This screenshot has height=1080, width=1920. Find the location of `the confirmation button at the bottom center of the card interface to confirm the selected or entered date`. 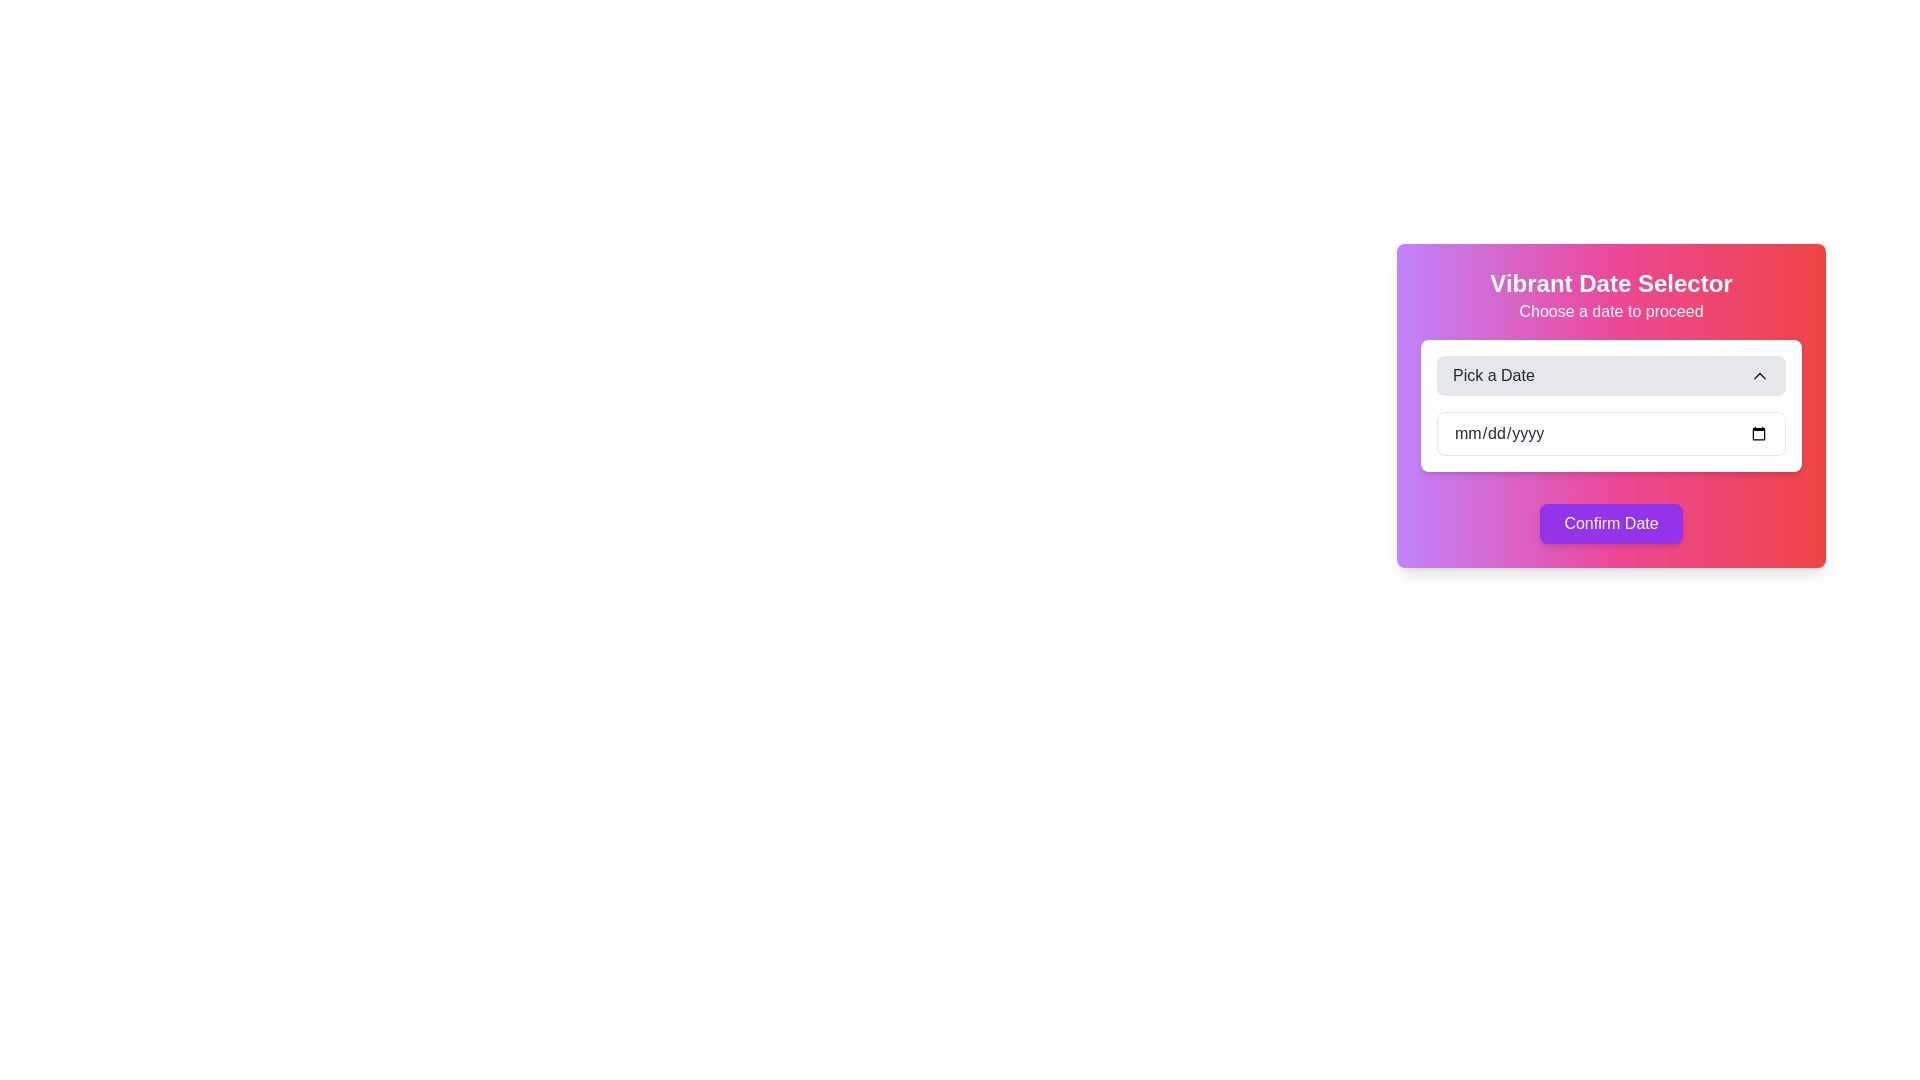

the confirmation button at the bottom center of the card interface to confirm the selected or entered date is located at coordinates (1611, 523).